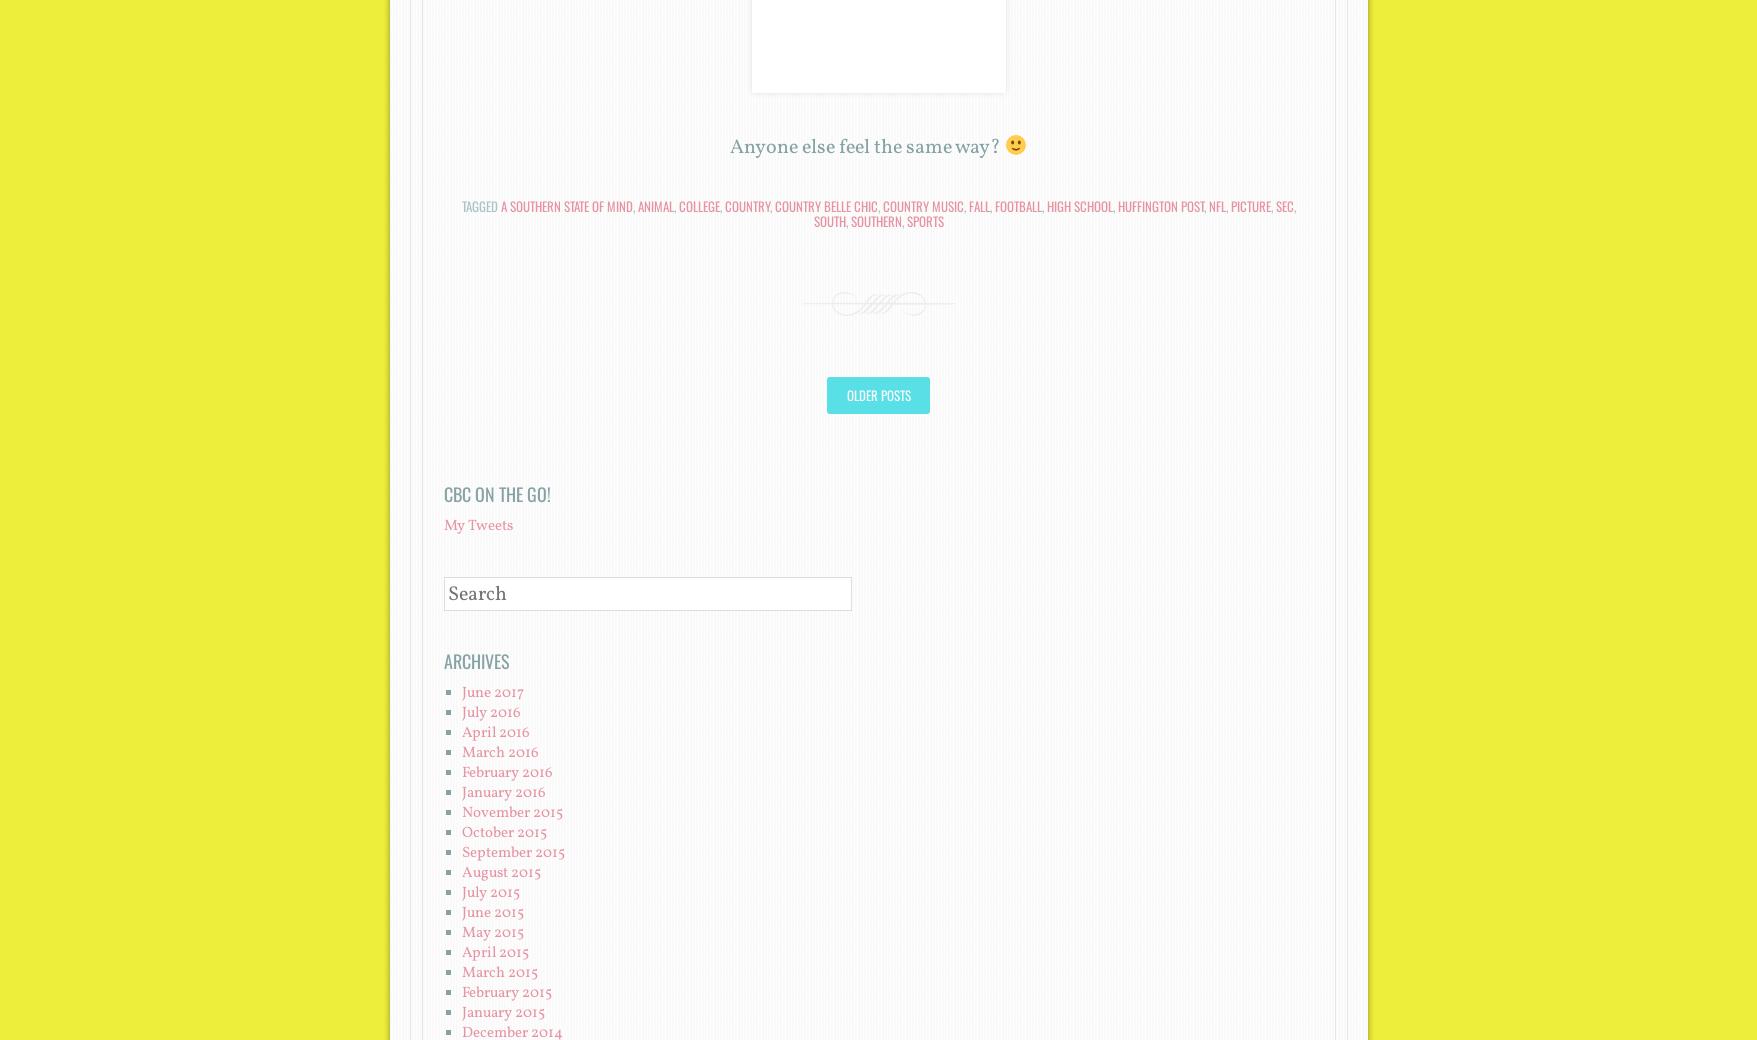  Describe the element at coordinates (490, 692) in the screenshot. I see `'June 2017'` at that location.